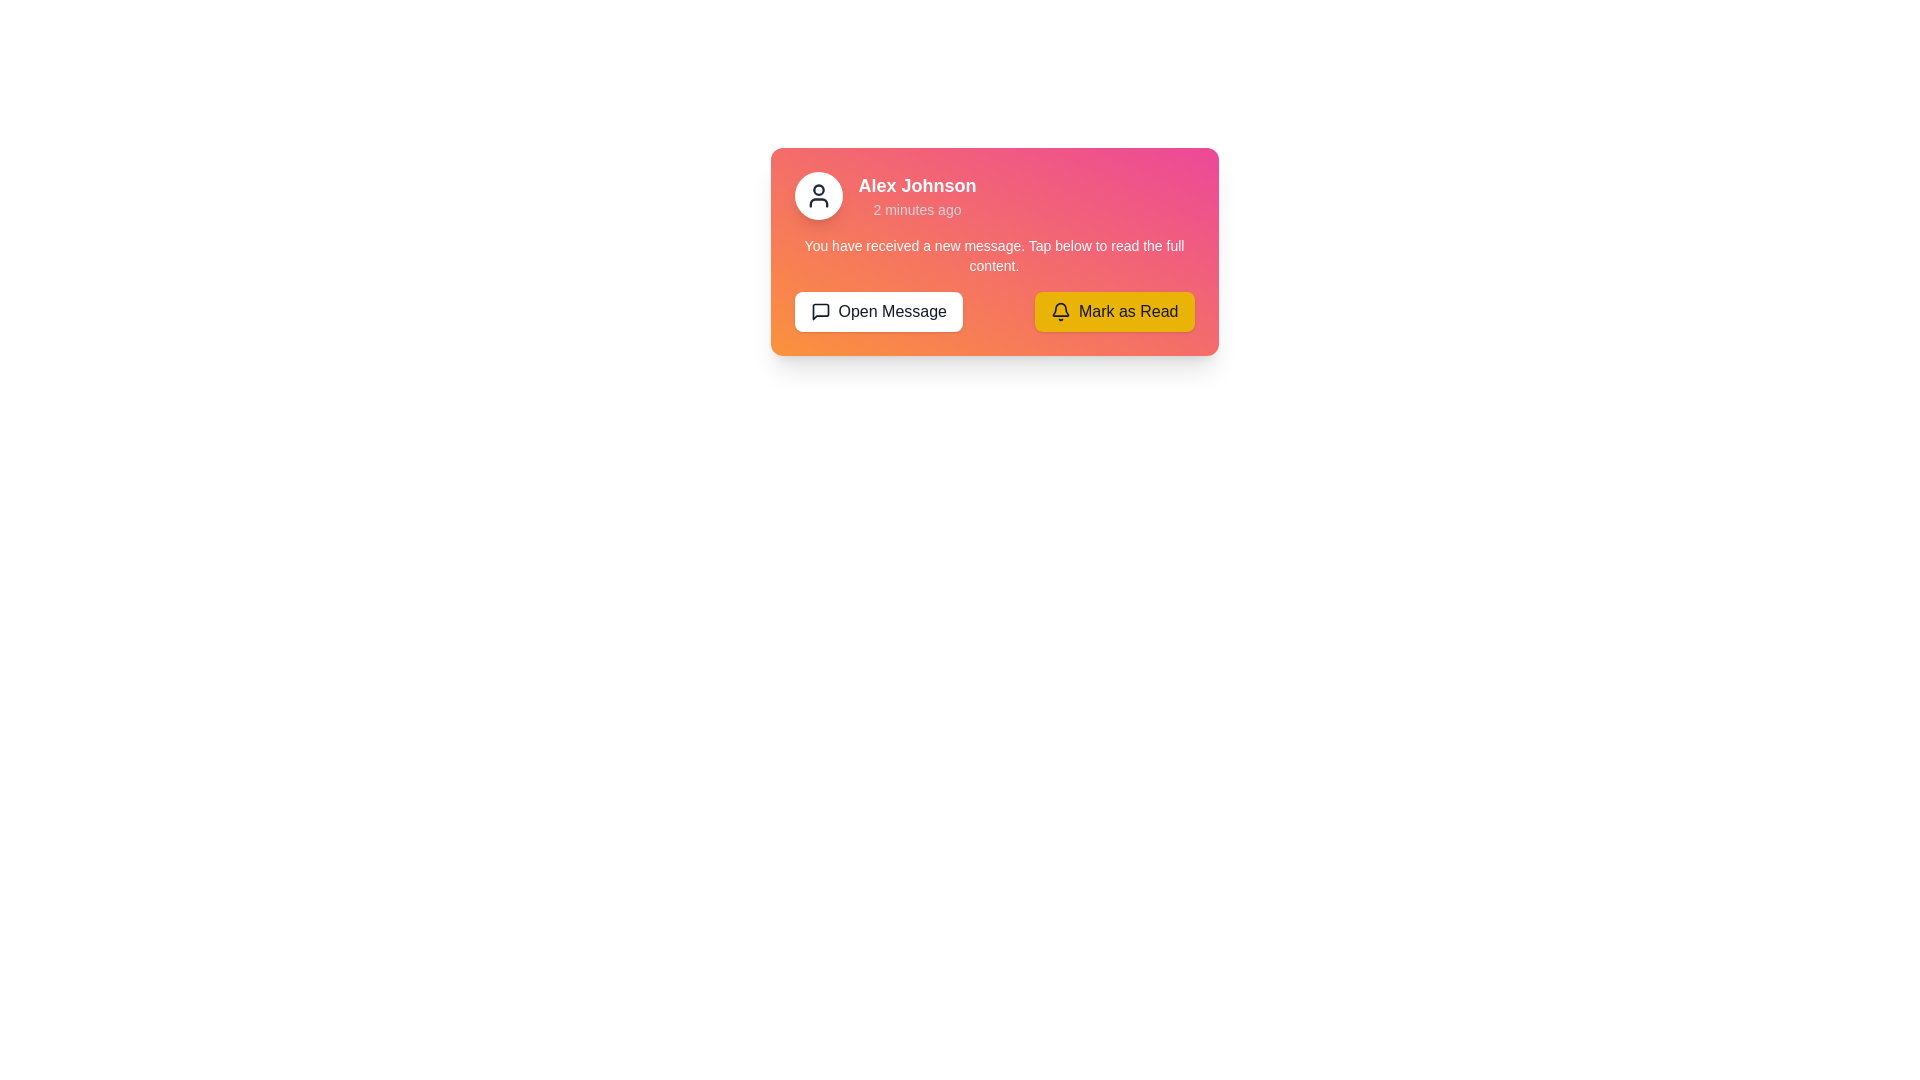  I want to click on the bell icon located within the yellow 'Mark as Read' button, which is styled with a thin outline and a rounded design, so click(1059, 312).